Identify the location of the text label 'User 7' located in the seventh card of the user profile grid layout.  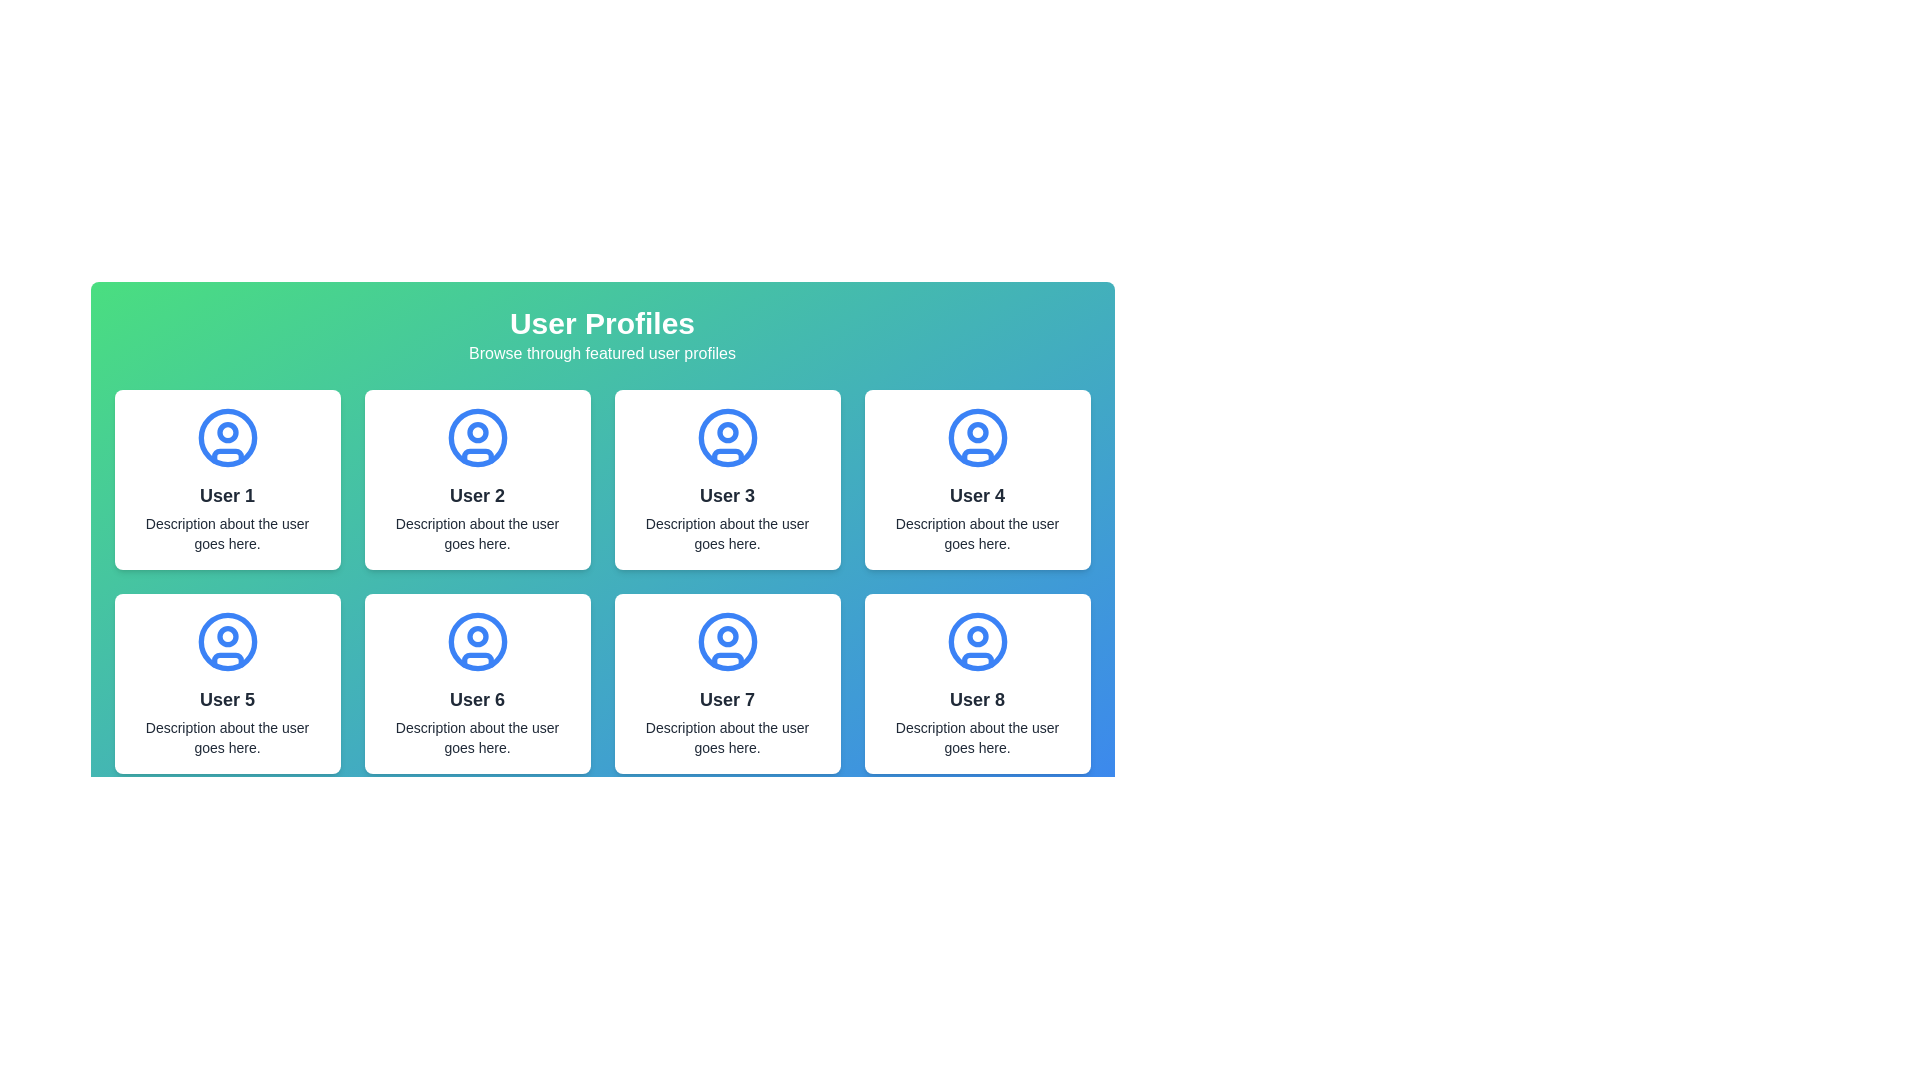
(726, 698).